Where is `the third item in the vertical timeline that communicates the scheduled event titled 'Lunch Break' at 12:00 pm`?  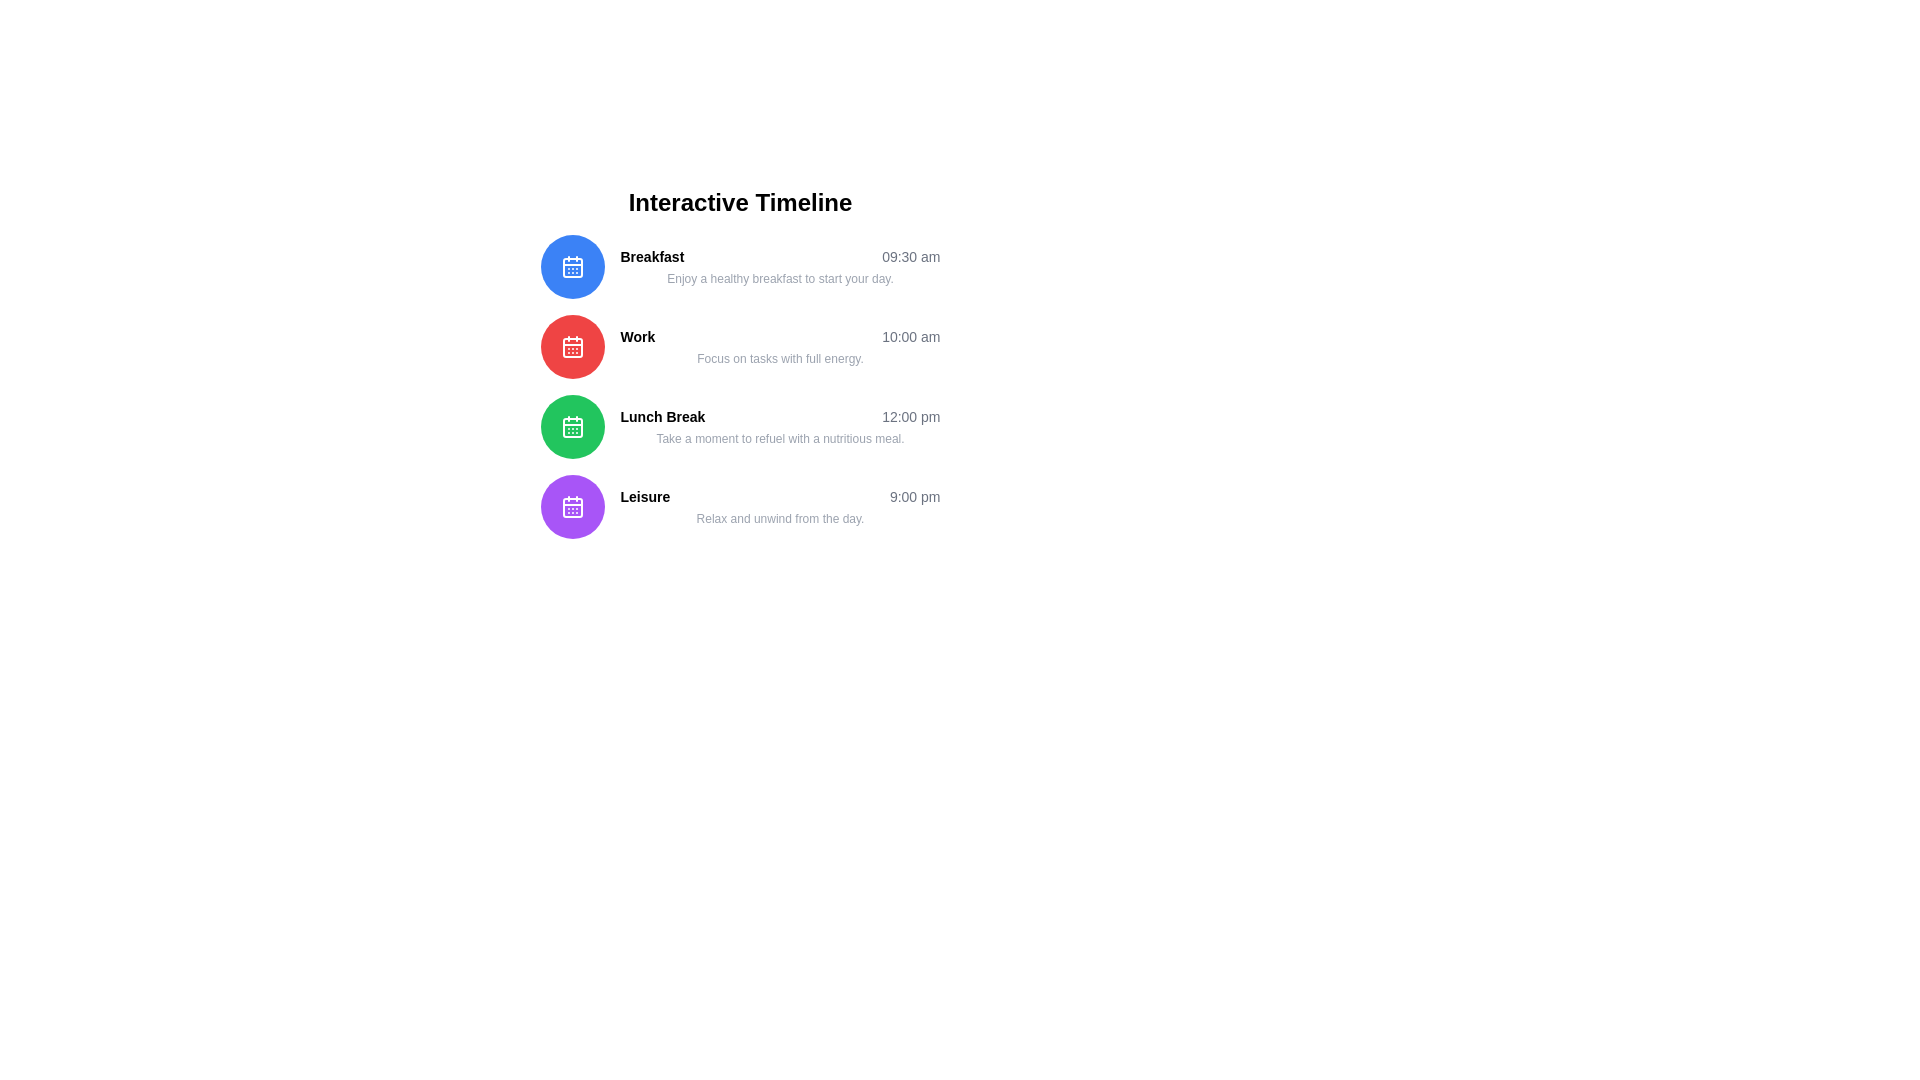
the third item in the vertical timeline that communicates the scheduled event titled 'Lunch Break' at 12:00 pm is located at coordinates (739, 426).